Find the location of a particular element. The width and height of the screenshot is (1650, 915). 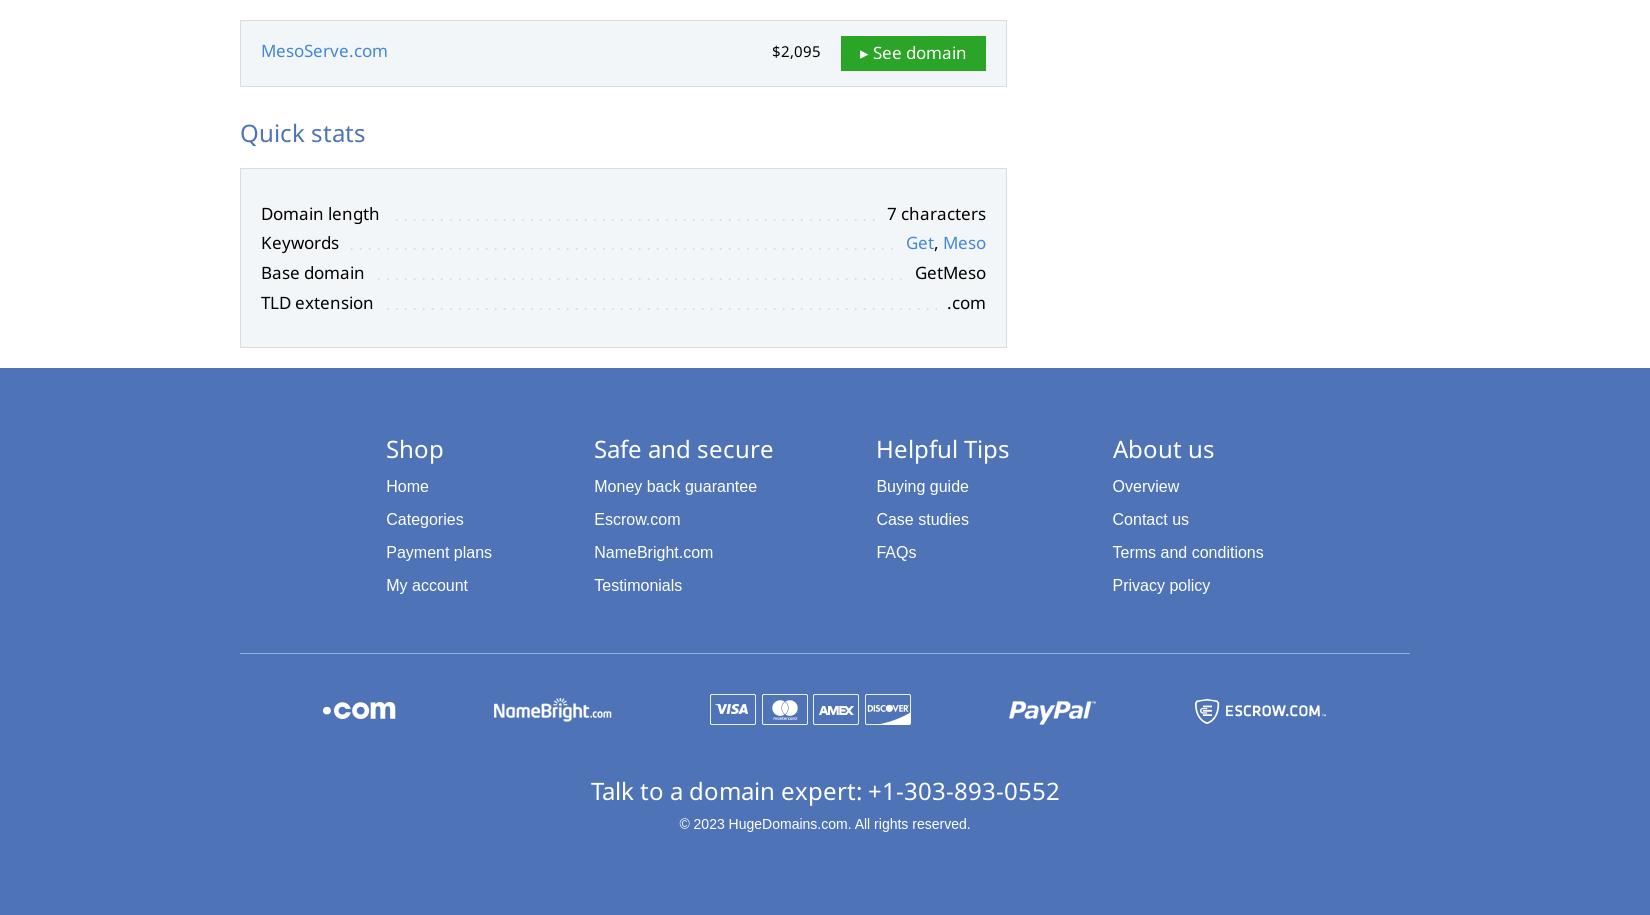

'About us' is located at coordinates (1162, 448).